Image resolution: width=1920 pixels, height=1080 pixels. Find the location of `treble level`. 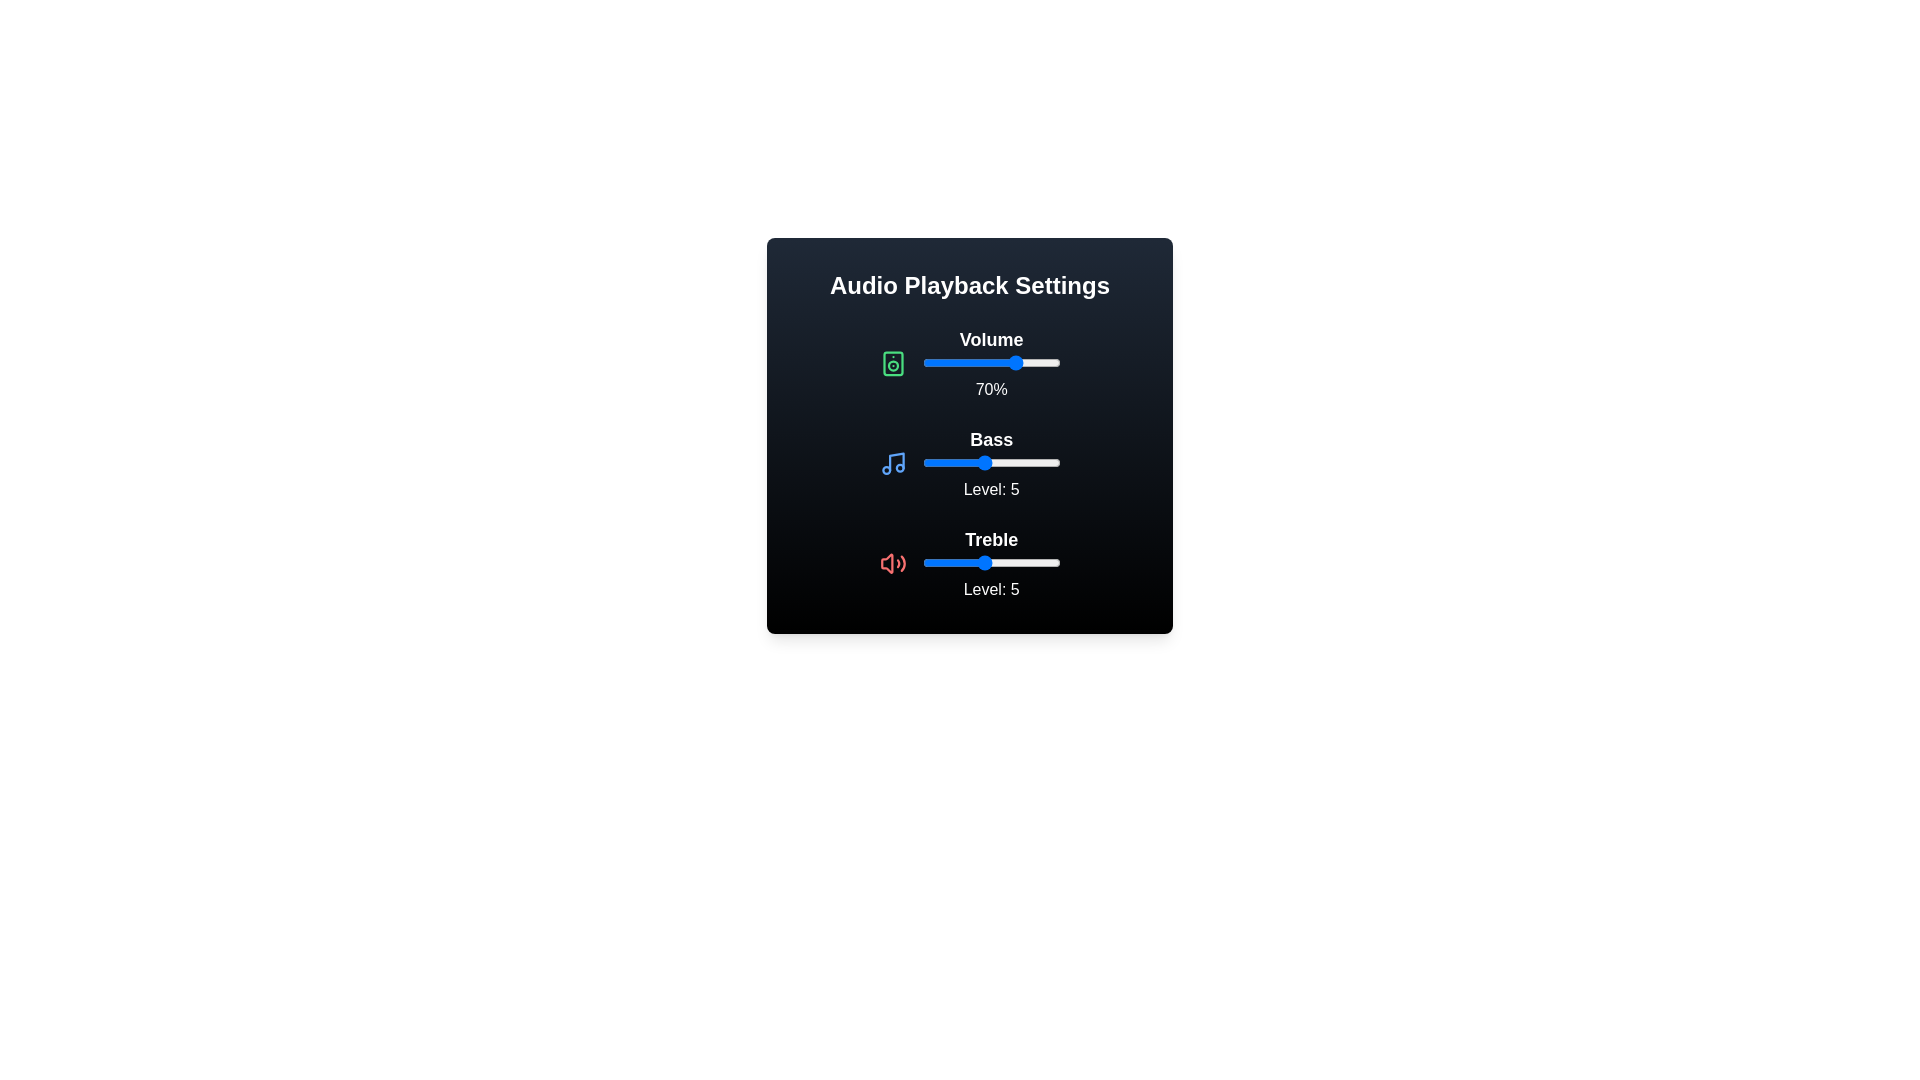

treble level is located at coordinates (921, 563).